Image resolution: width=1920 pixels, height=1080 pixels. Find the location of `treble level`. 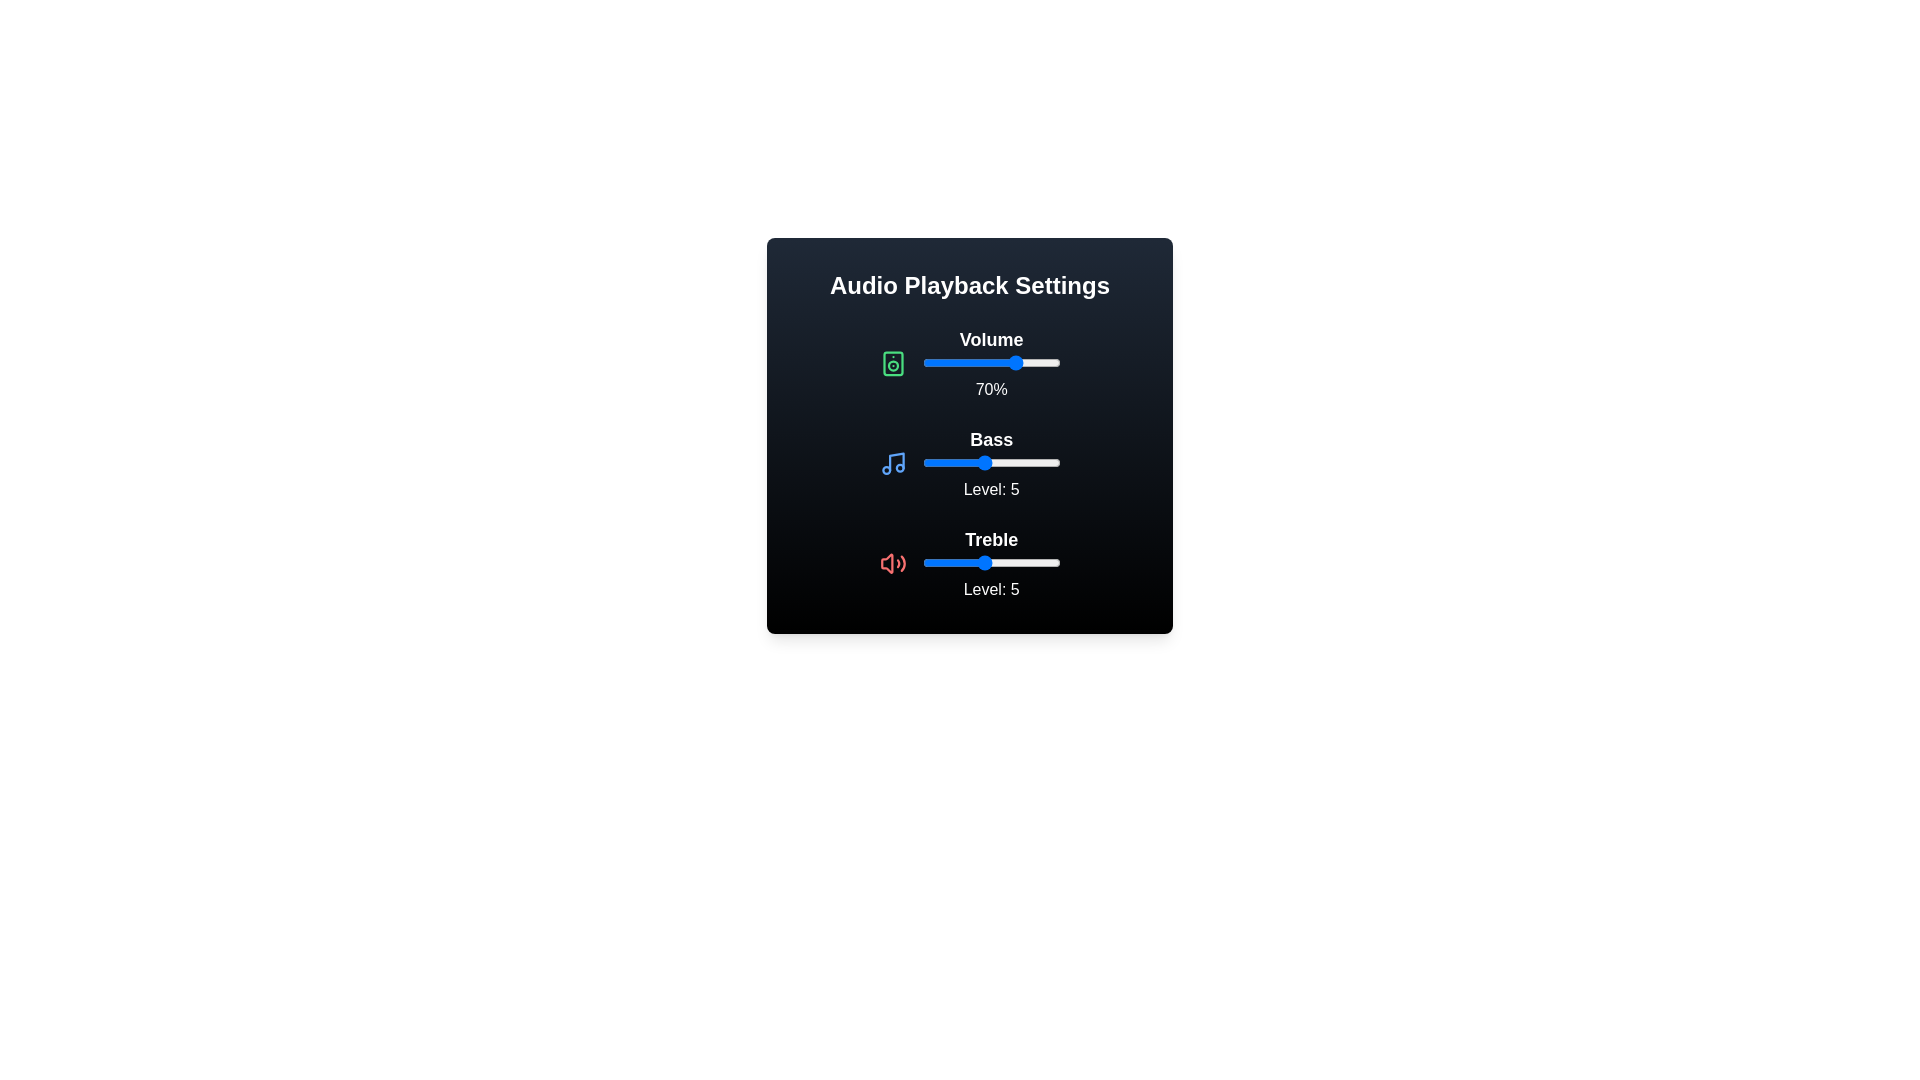

treble level is located at coordinates (921, 563).